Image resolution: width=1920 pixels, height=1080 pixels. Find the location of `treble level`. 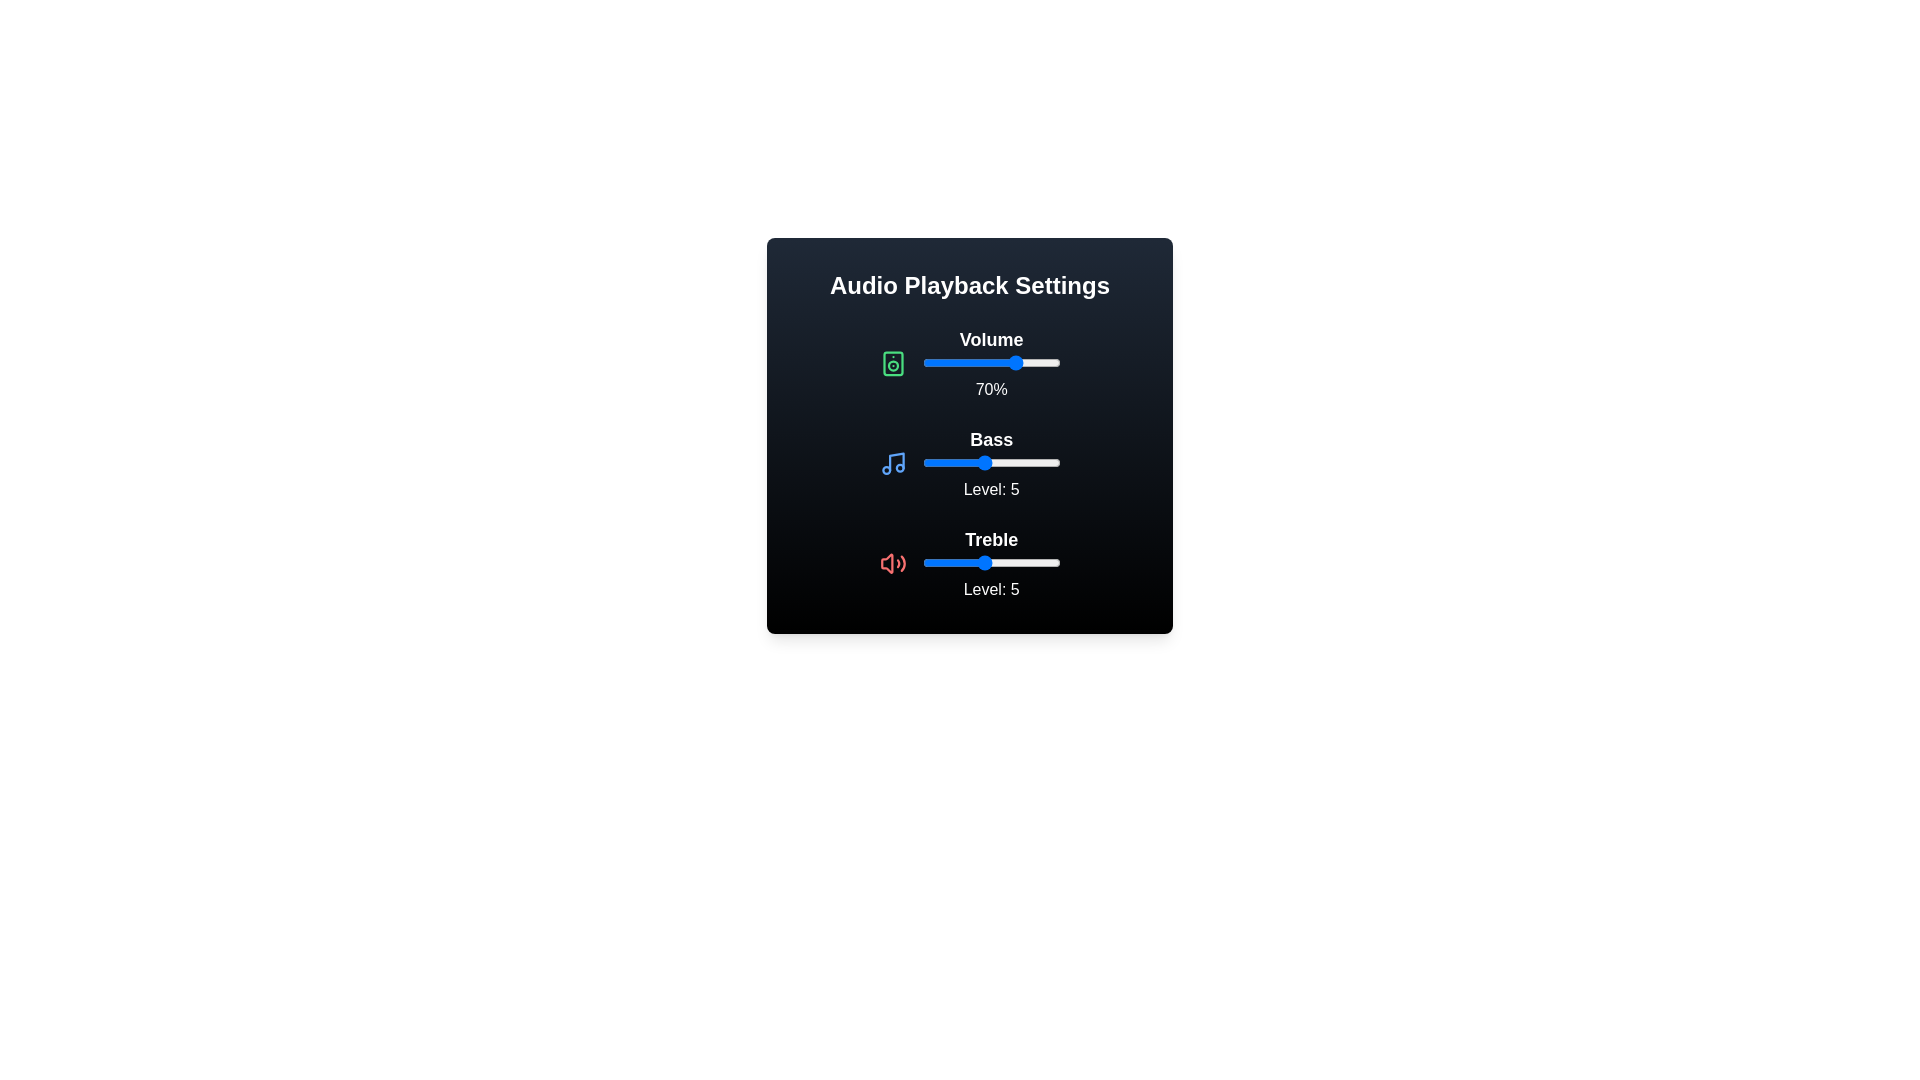

treble level is located at coordinates (921, 563).